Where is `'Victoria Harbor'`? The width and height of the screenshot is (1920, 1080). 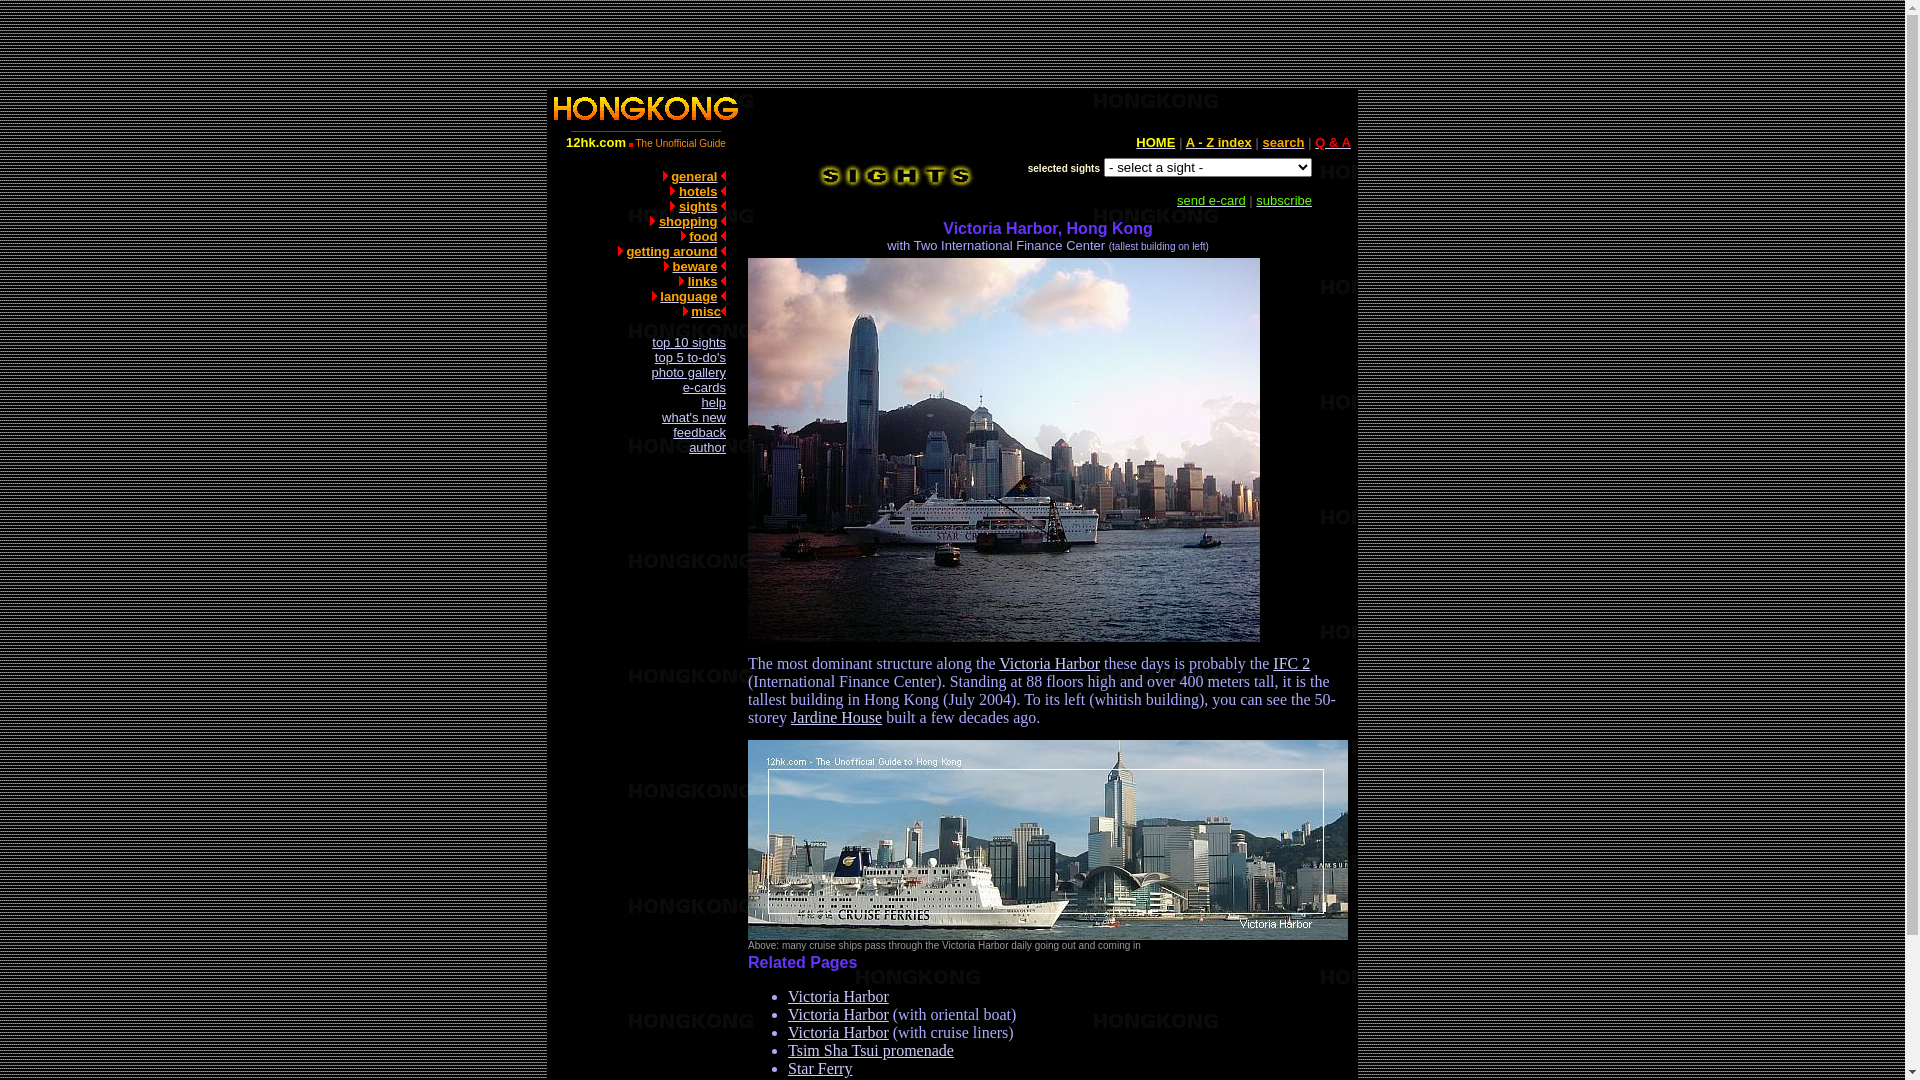
'Victoria Harbor' is located at coordinates (838, 1014).